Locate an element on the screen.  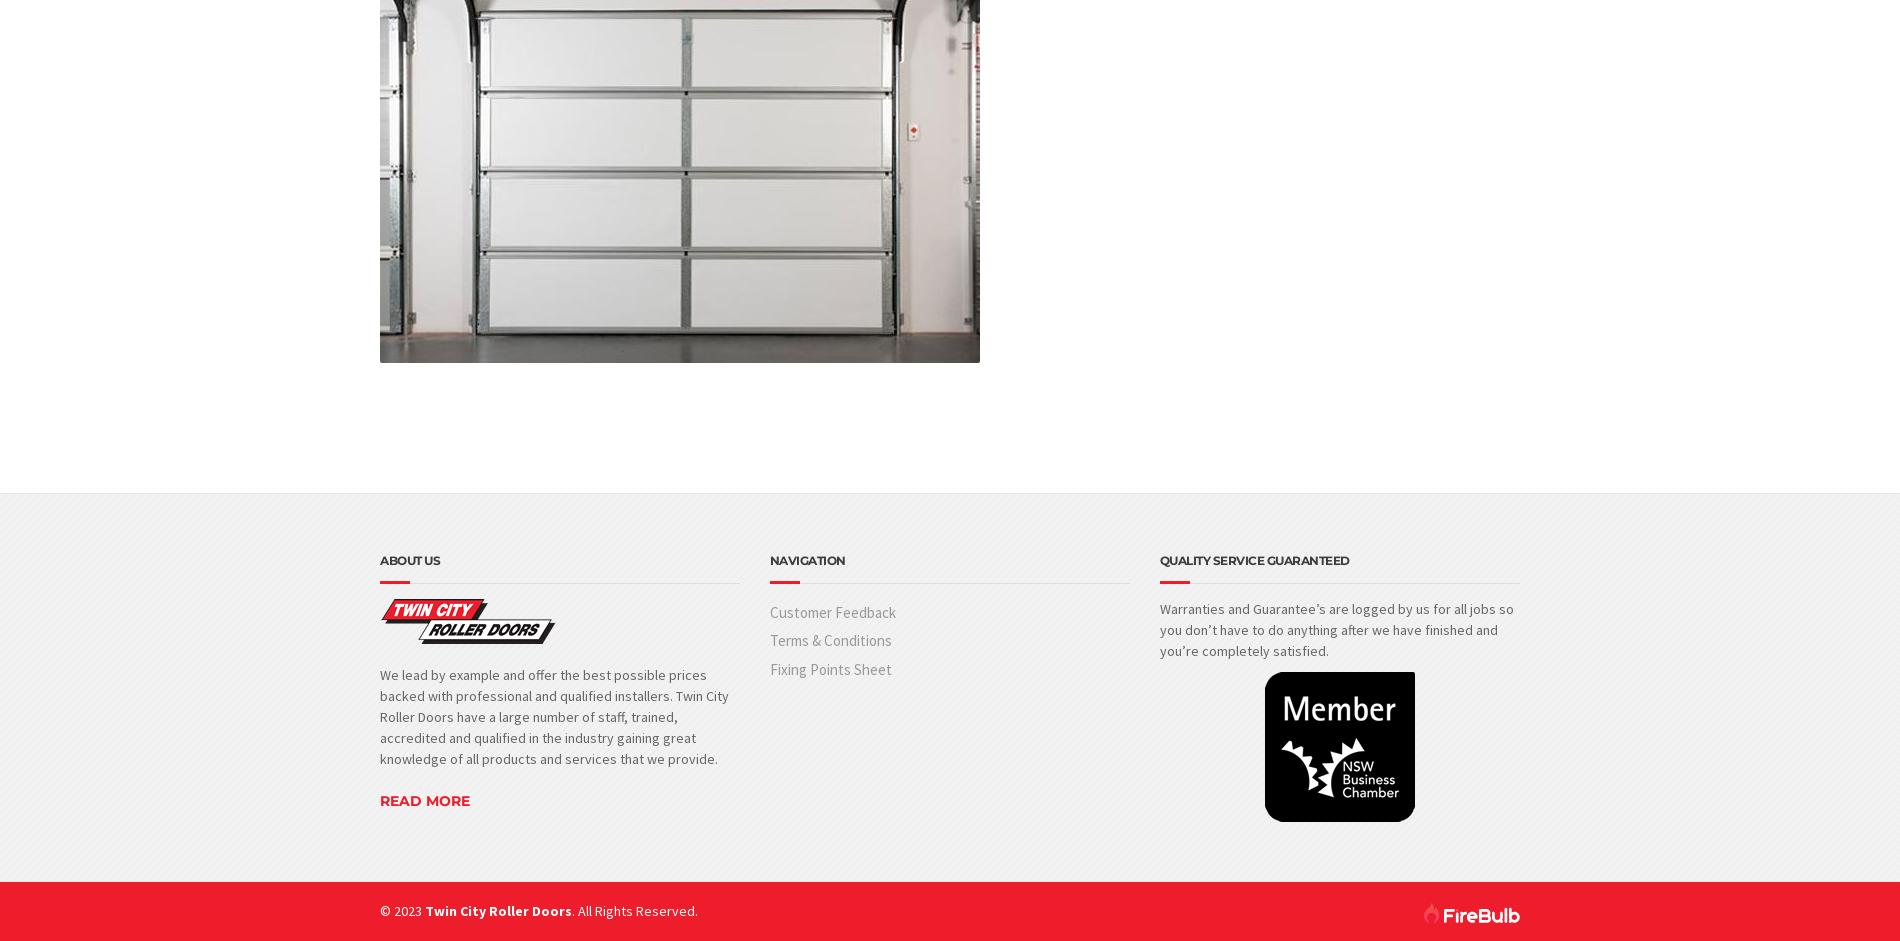
'QUALITY SERVICE GUARANTEED' is located at coordinates (1253, 559).